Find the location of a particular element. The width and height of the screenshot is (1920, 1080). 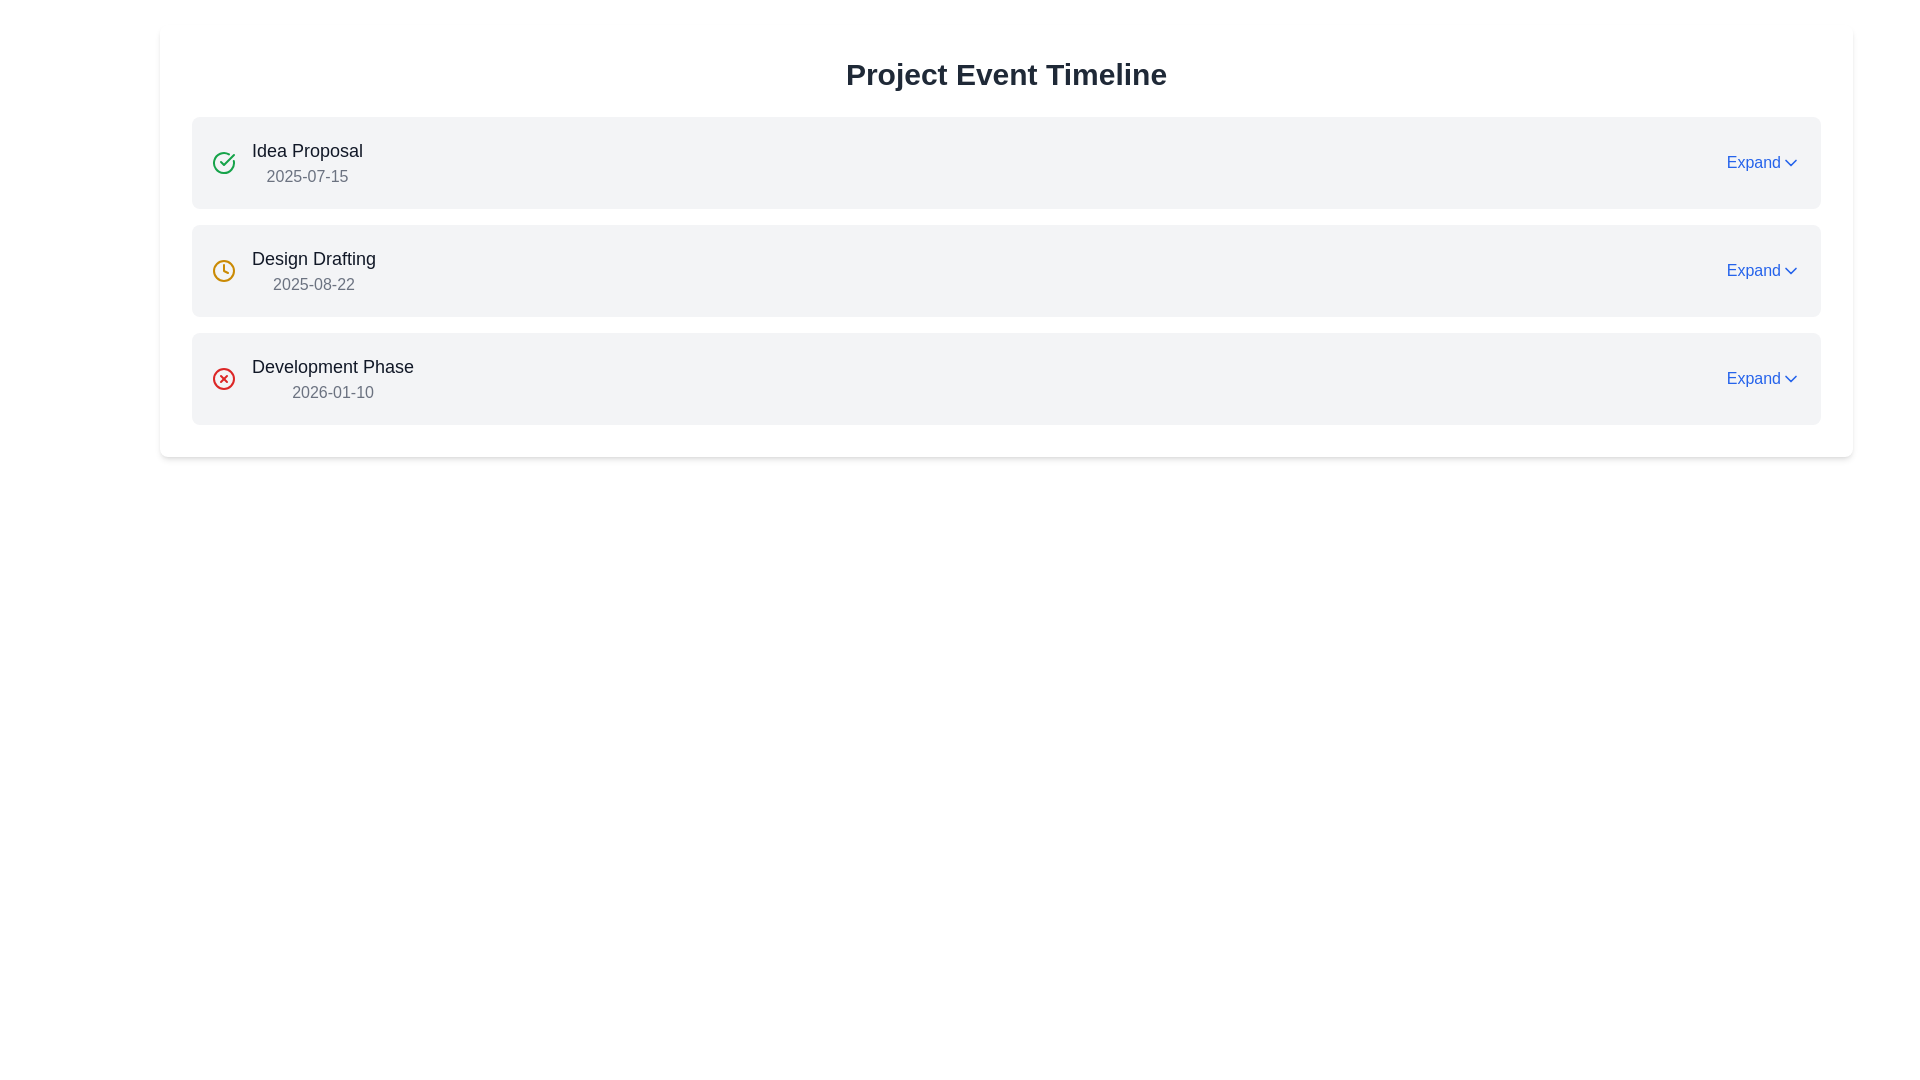

the Info Card element displaying the task 'Design Drafting' with the date '2025-08-22', located in the center of the second row of the 'Project Event Timeline' is located at coordinates (292, 270).